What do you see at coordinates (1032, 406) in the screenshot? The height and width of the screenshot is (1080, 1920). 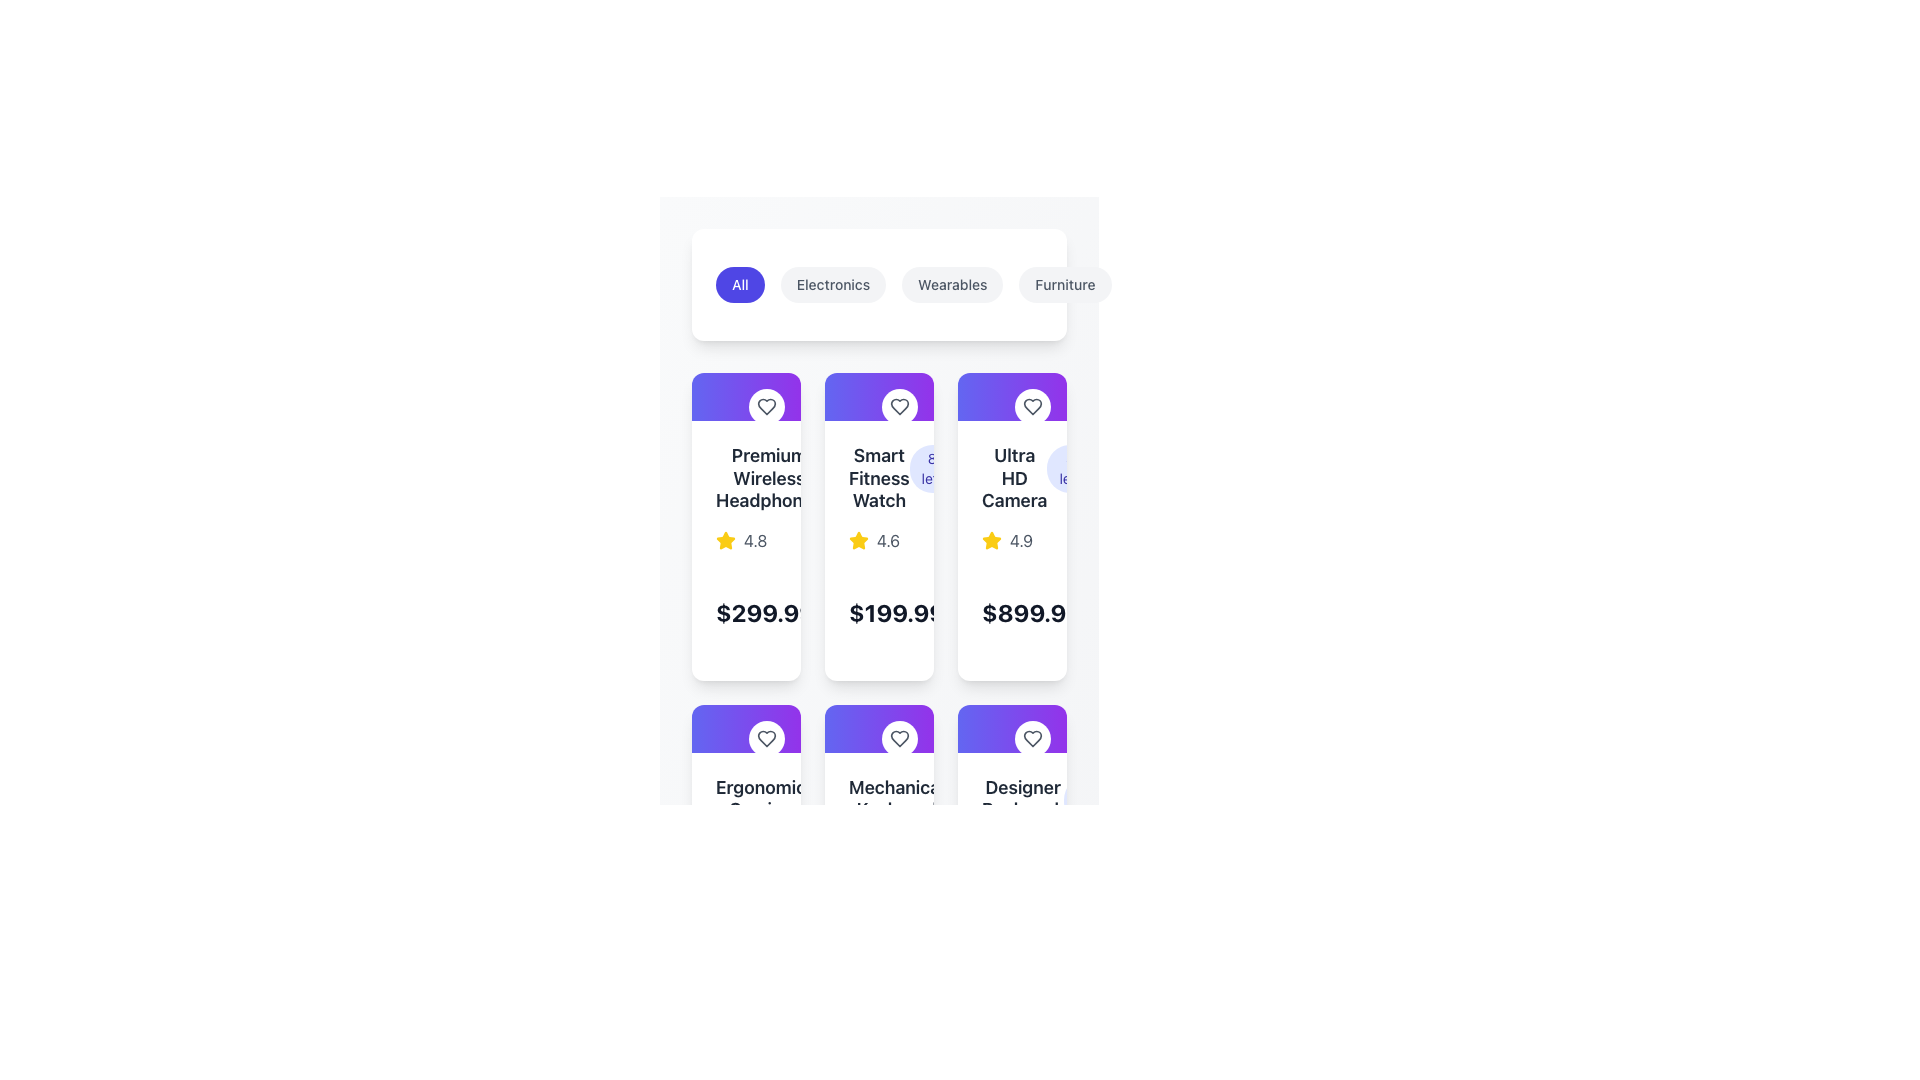 I see `the favorite action button located at the top-right corner of the 'Ultra HD Camera' card` at bounding box center [1032, 406].